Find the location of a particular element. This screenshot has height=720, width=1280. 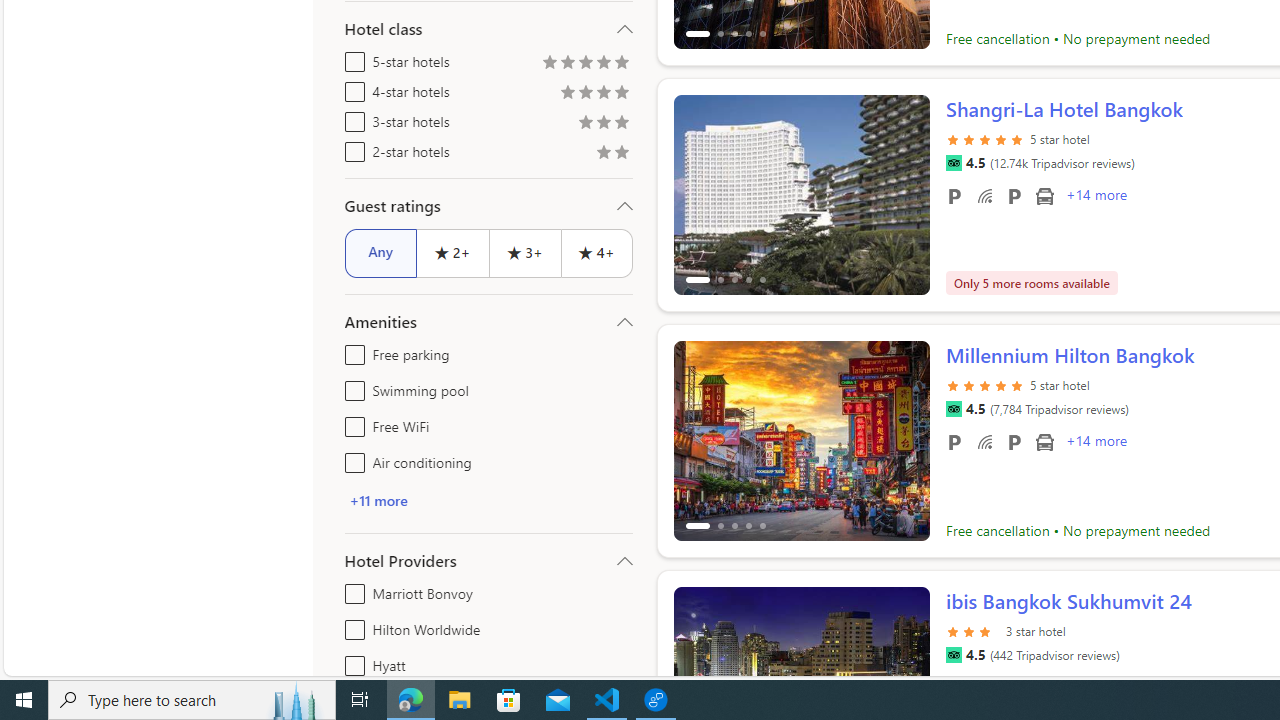

'Hotel class' is located at coordinates (488, 29).